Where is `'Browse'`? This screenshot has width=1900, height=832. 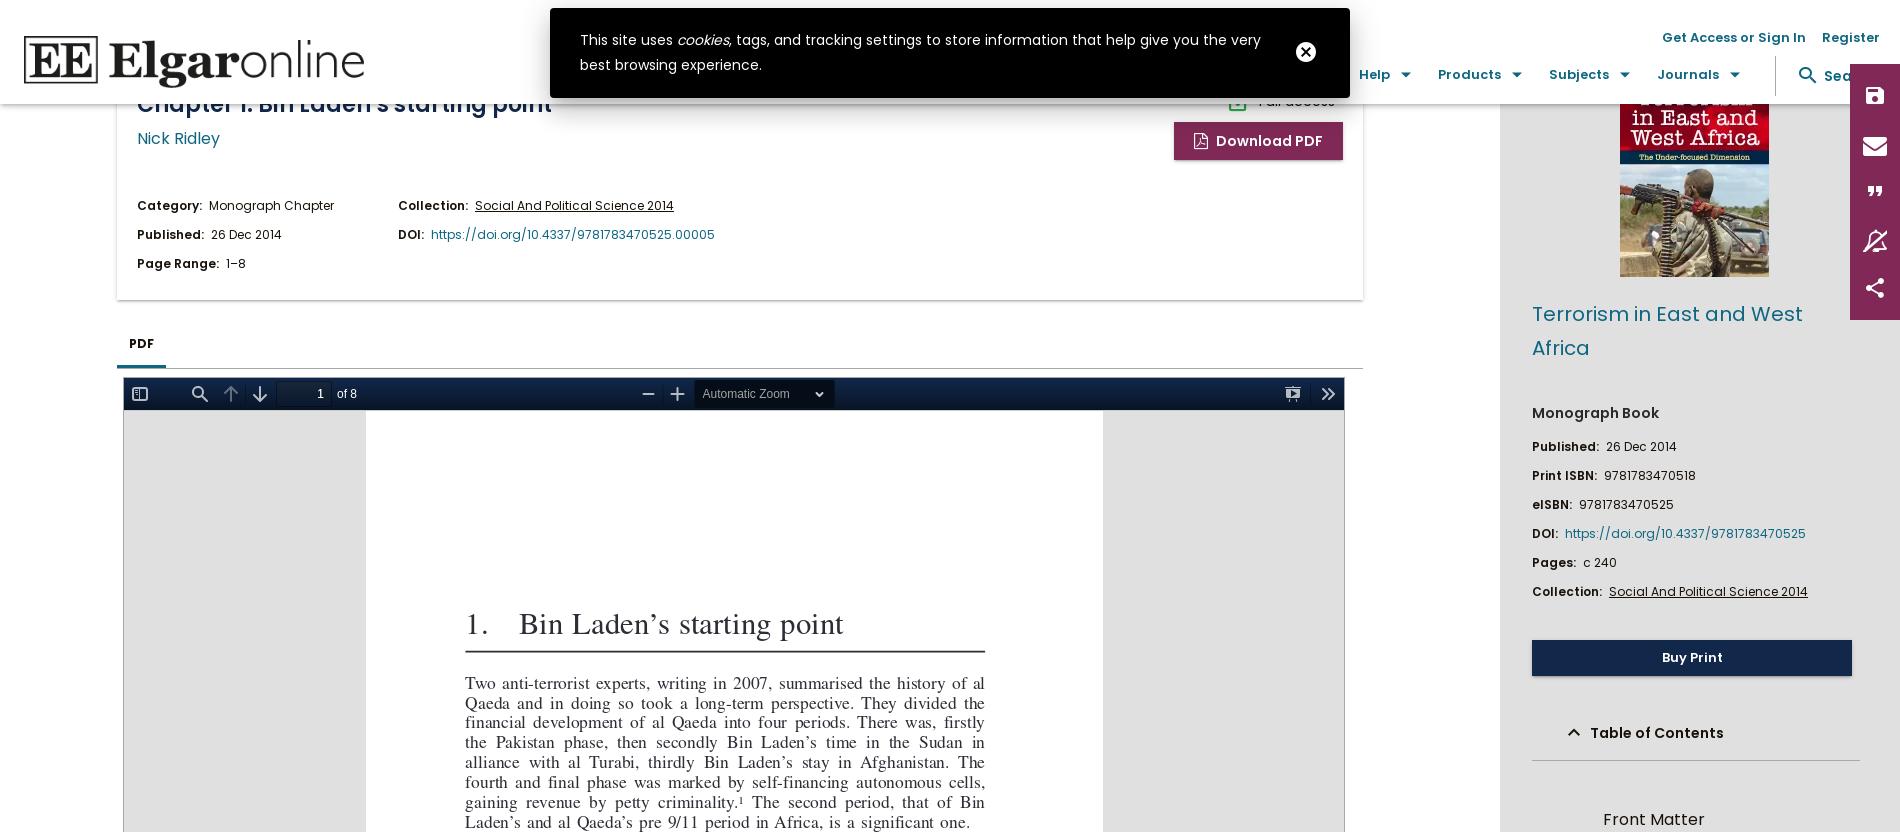
'Browse' is located at coordinates (1141, 73).